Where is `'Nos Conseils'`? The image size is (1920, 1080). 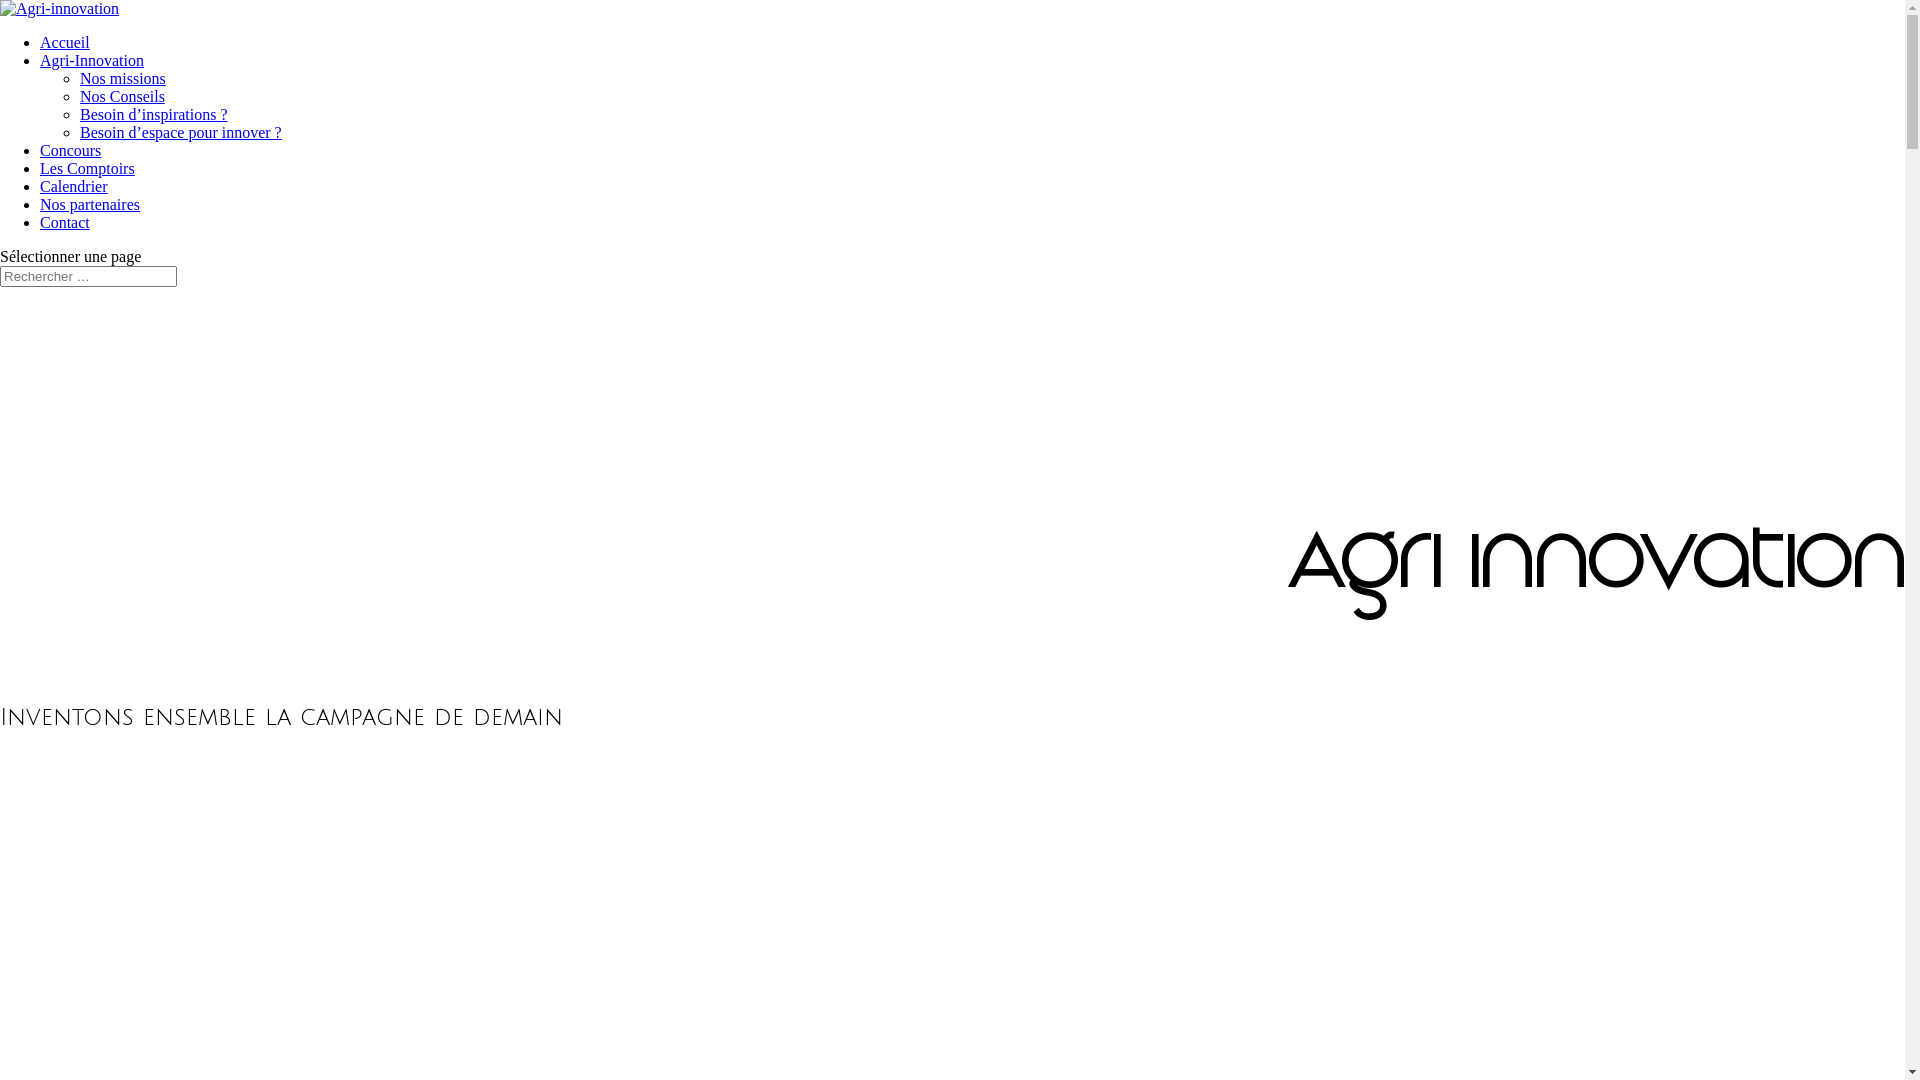
'Nos Conseils' is located at coordinates (80, 96).